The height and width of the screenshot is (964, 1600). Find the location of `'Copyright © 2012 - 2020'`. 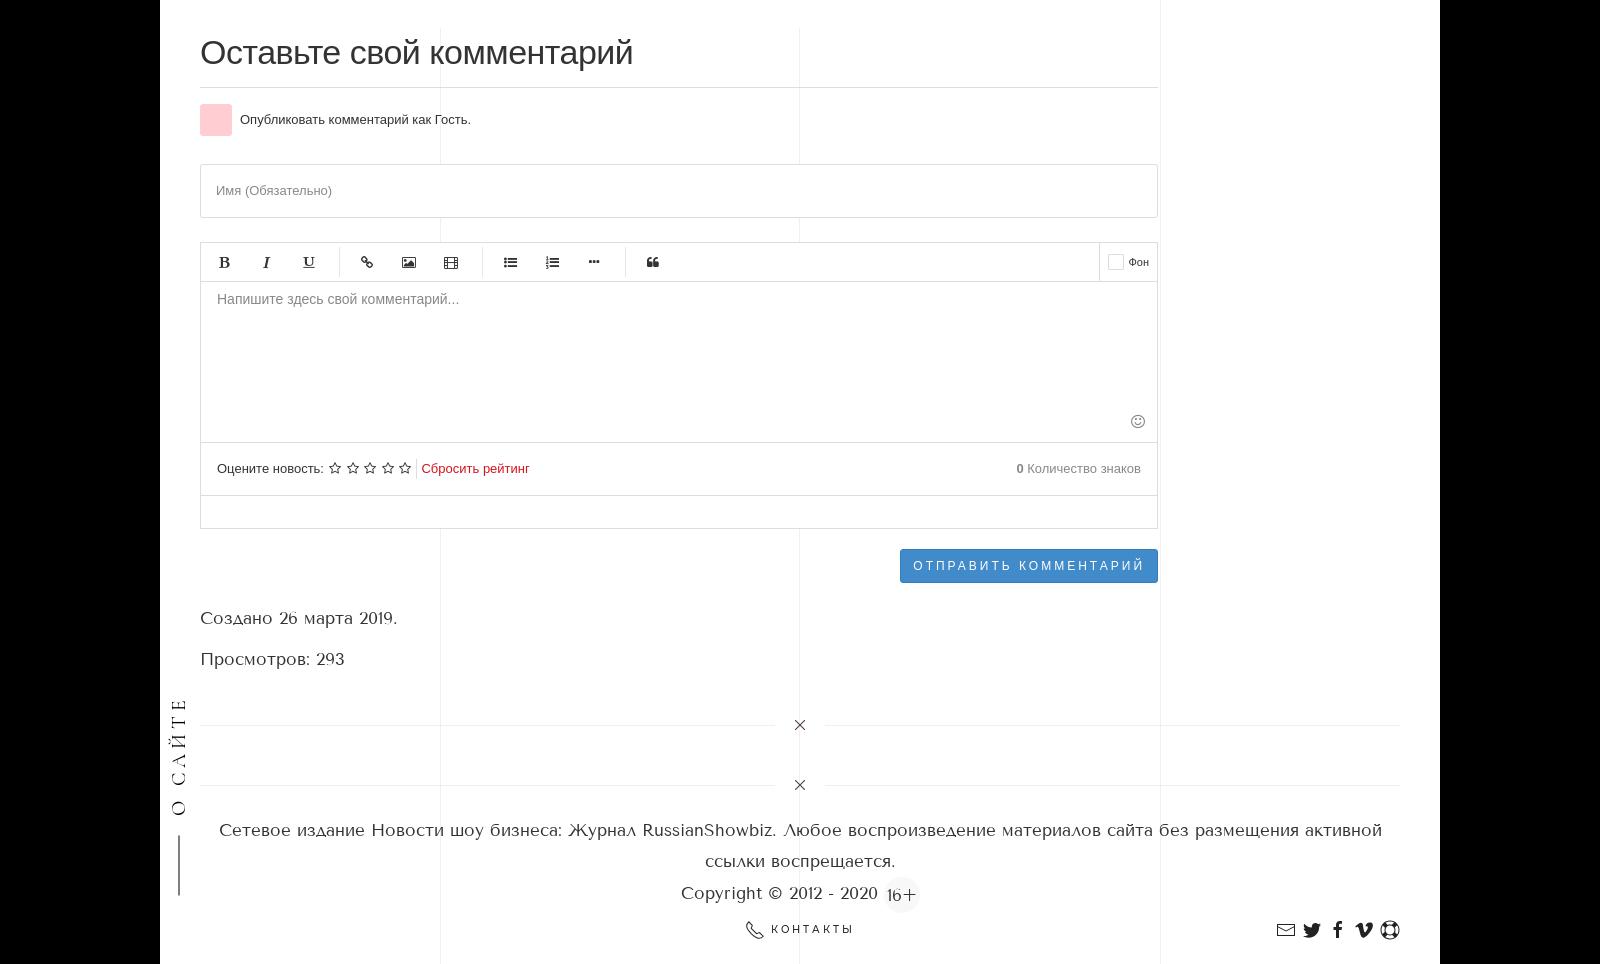

'Copyright © 2012 - 2020' is located at coordinates (781, 892).